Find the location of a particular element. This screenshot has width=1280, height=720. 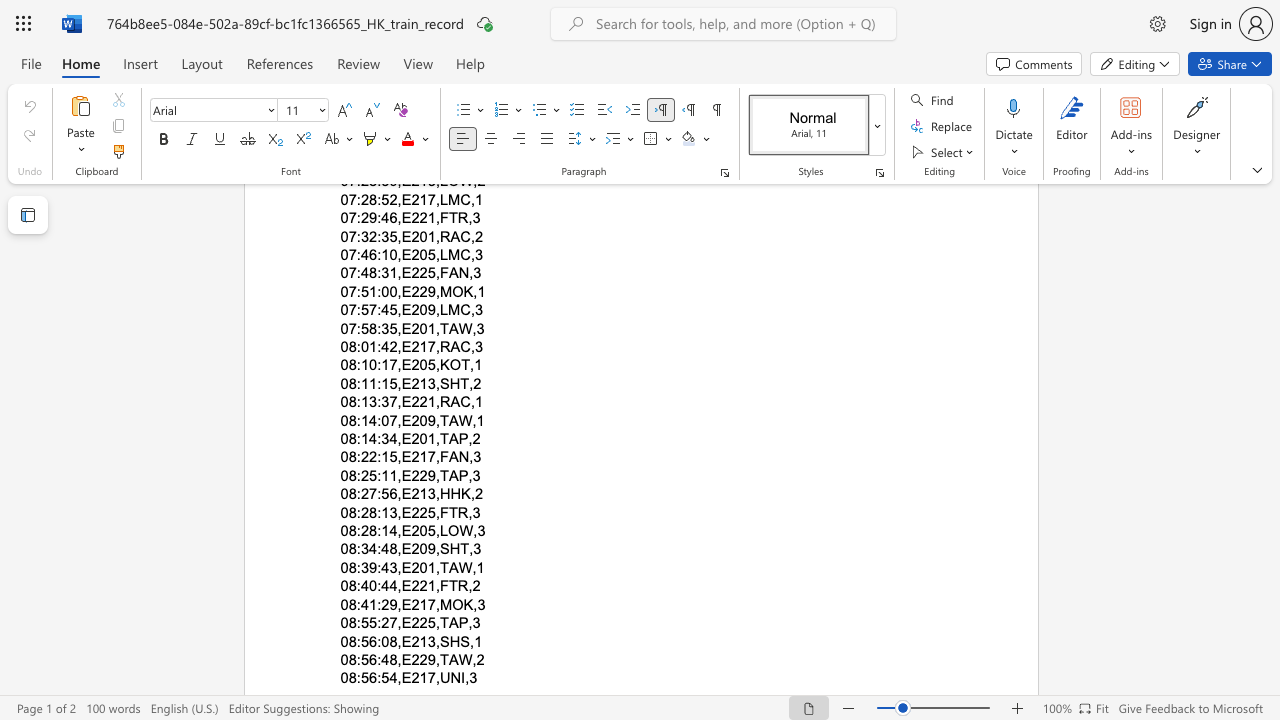

the space between the continuous character "A" and "P" in the text is located at coordinates (457, 622).